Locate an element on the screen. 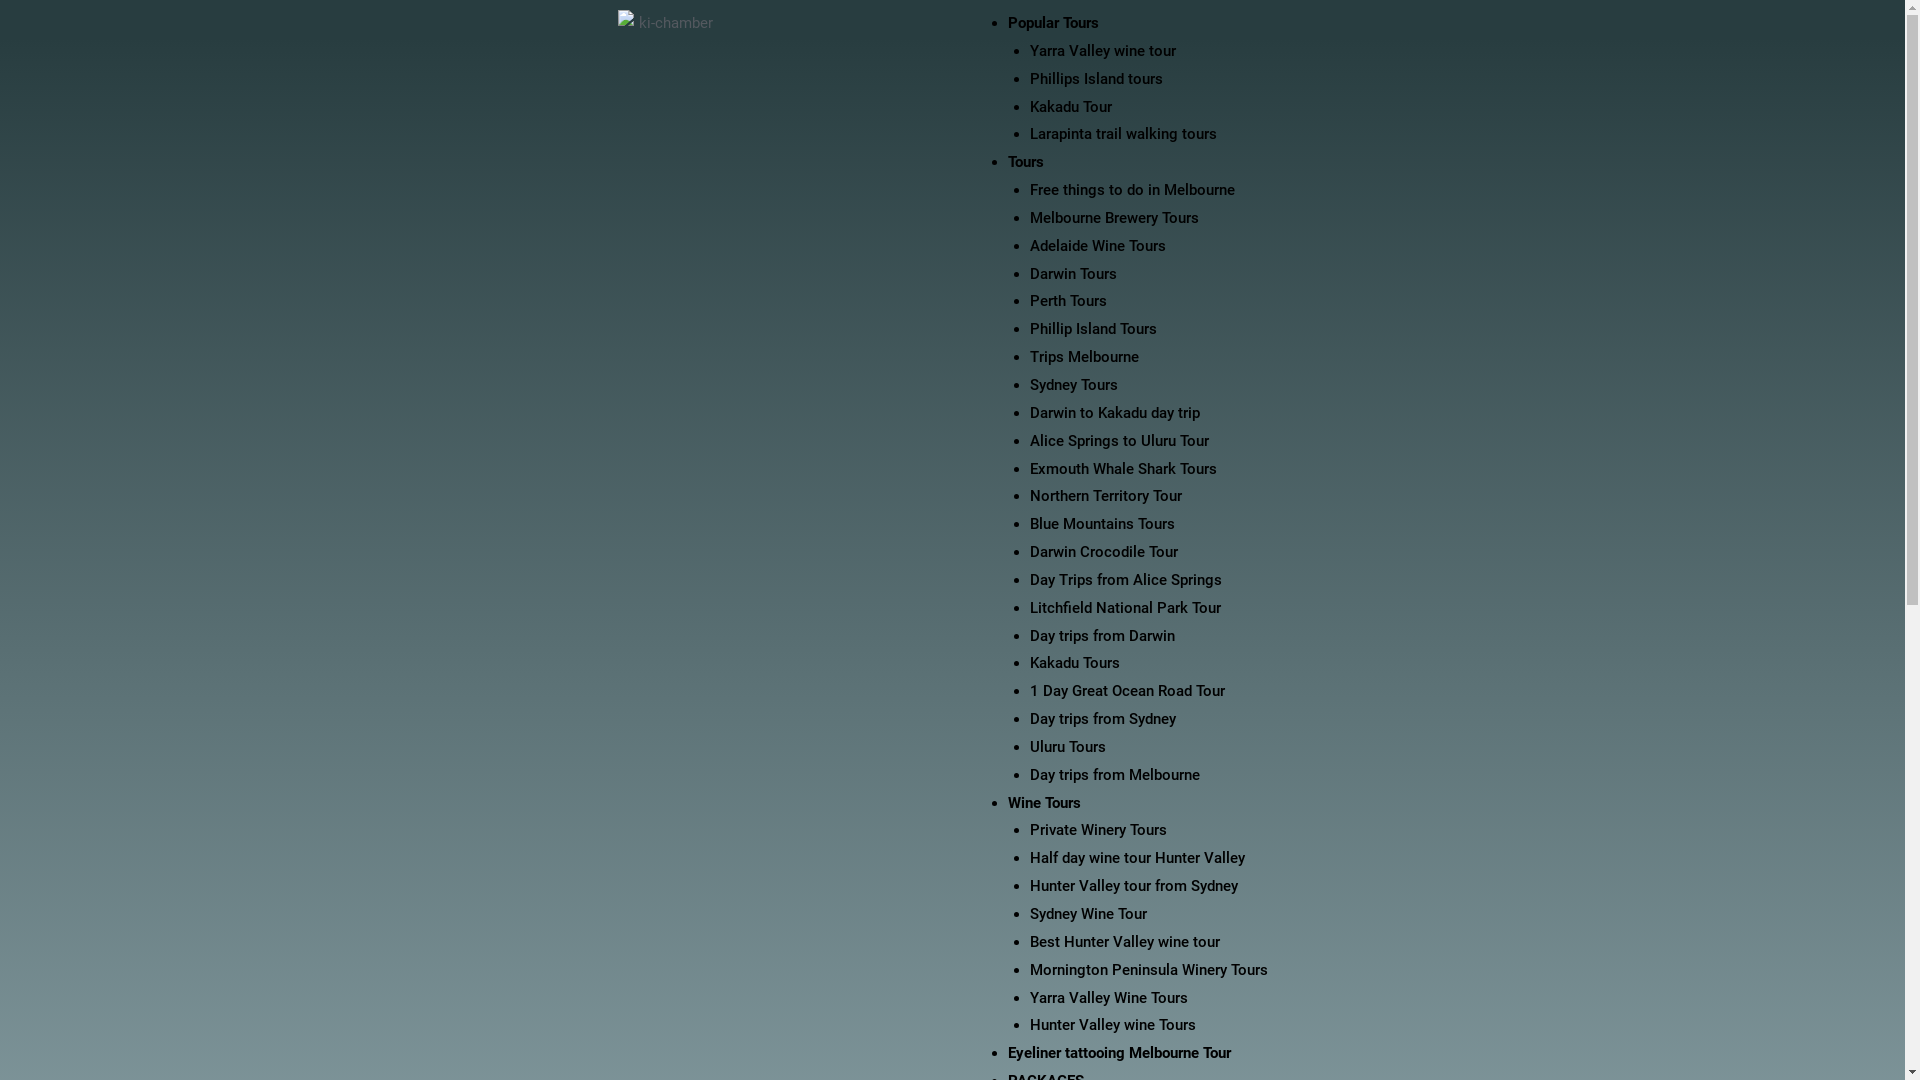 This screenshot has width=1920, height=1080. 'Day Trips from Alice Springs' is located at coordinates (1126, 579).